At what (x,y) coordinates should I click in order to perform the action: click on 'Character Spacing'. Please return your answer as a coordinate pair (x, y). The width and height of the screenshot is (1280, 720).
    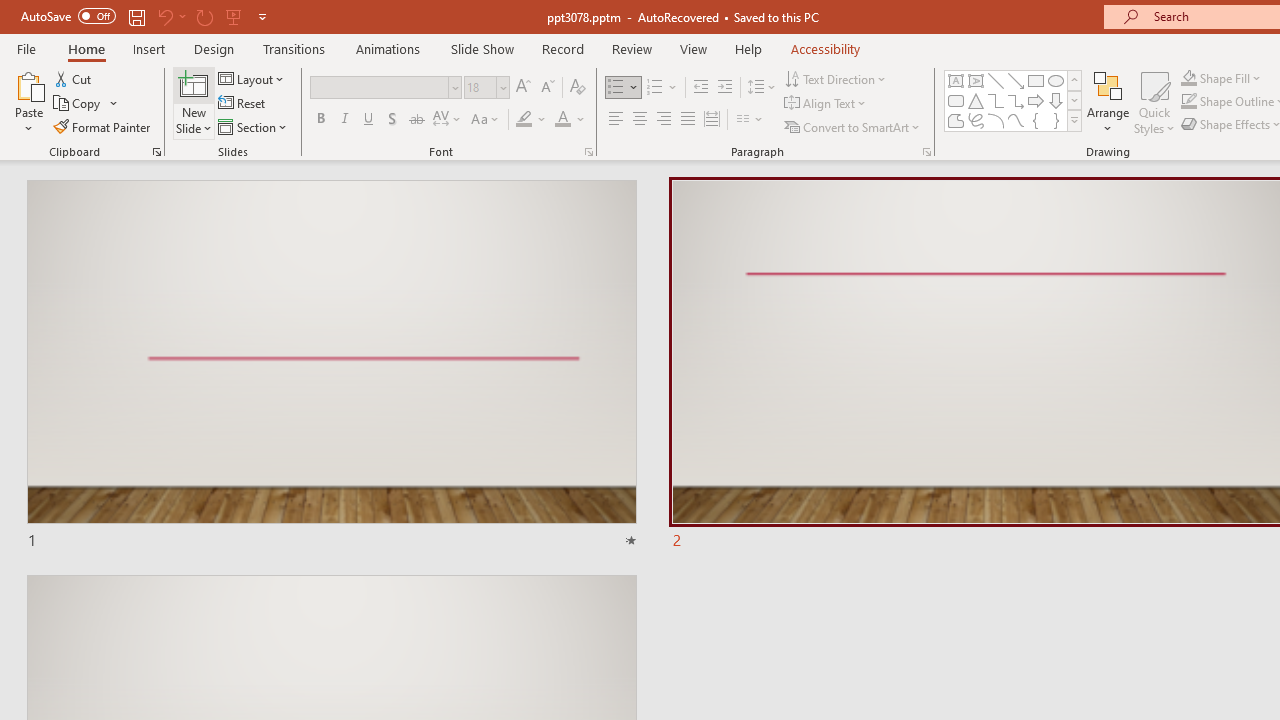
    Looking at the image, I should click on (447, 119).